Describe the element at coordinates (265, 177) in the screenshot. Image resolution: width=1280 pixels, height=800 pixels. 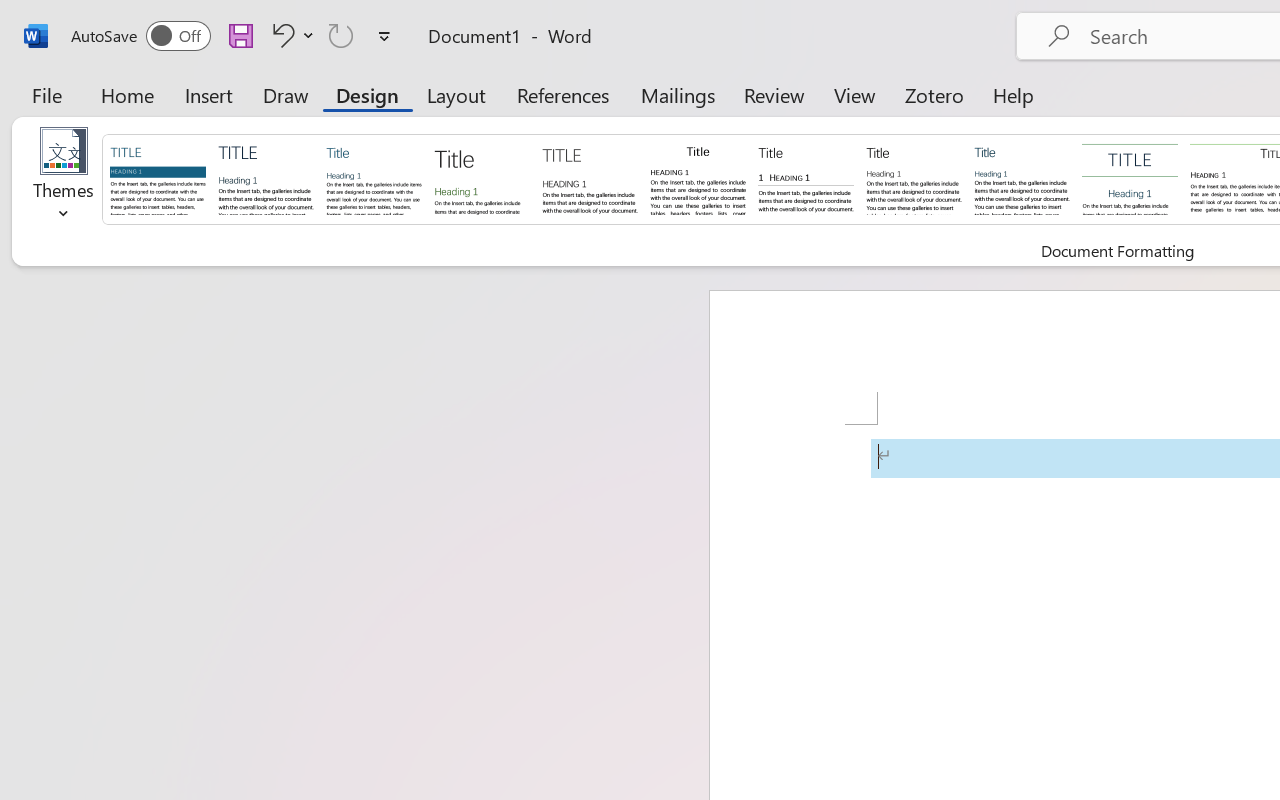
I see `'Basic (Elegant)'` at that location.